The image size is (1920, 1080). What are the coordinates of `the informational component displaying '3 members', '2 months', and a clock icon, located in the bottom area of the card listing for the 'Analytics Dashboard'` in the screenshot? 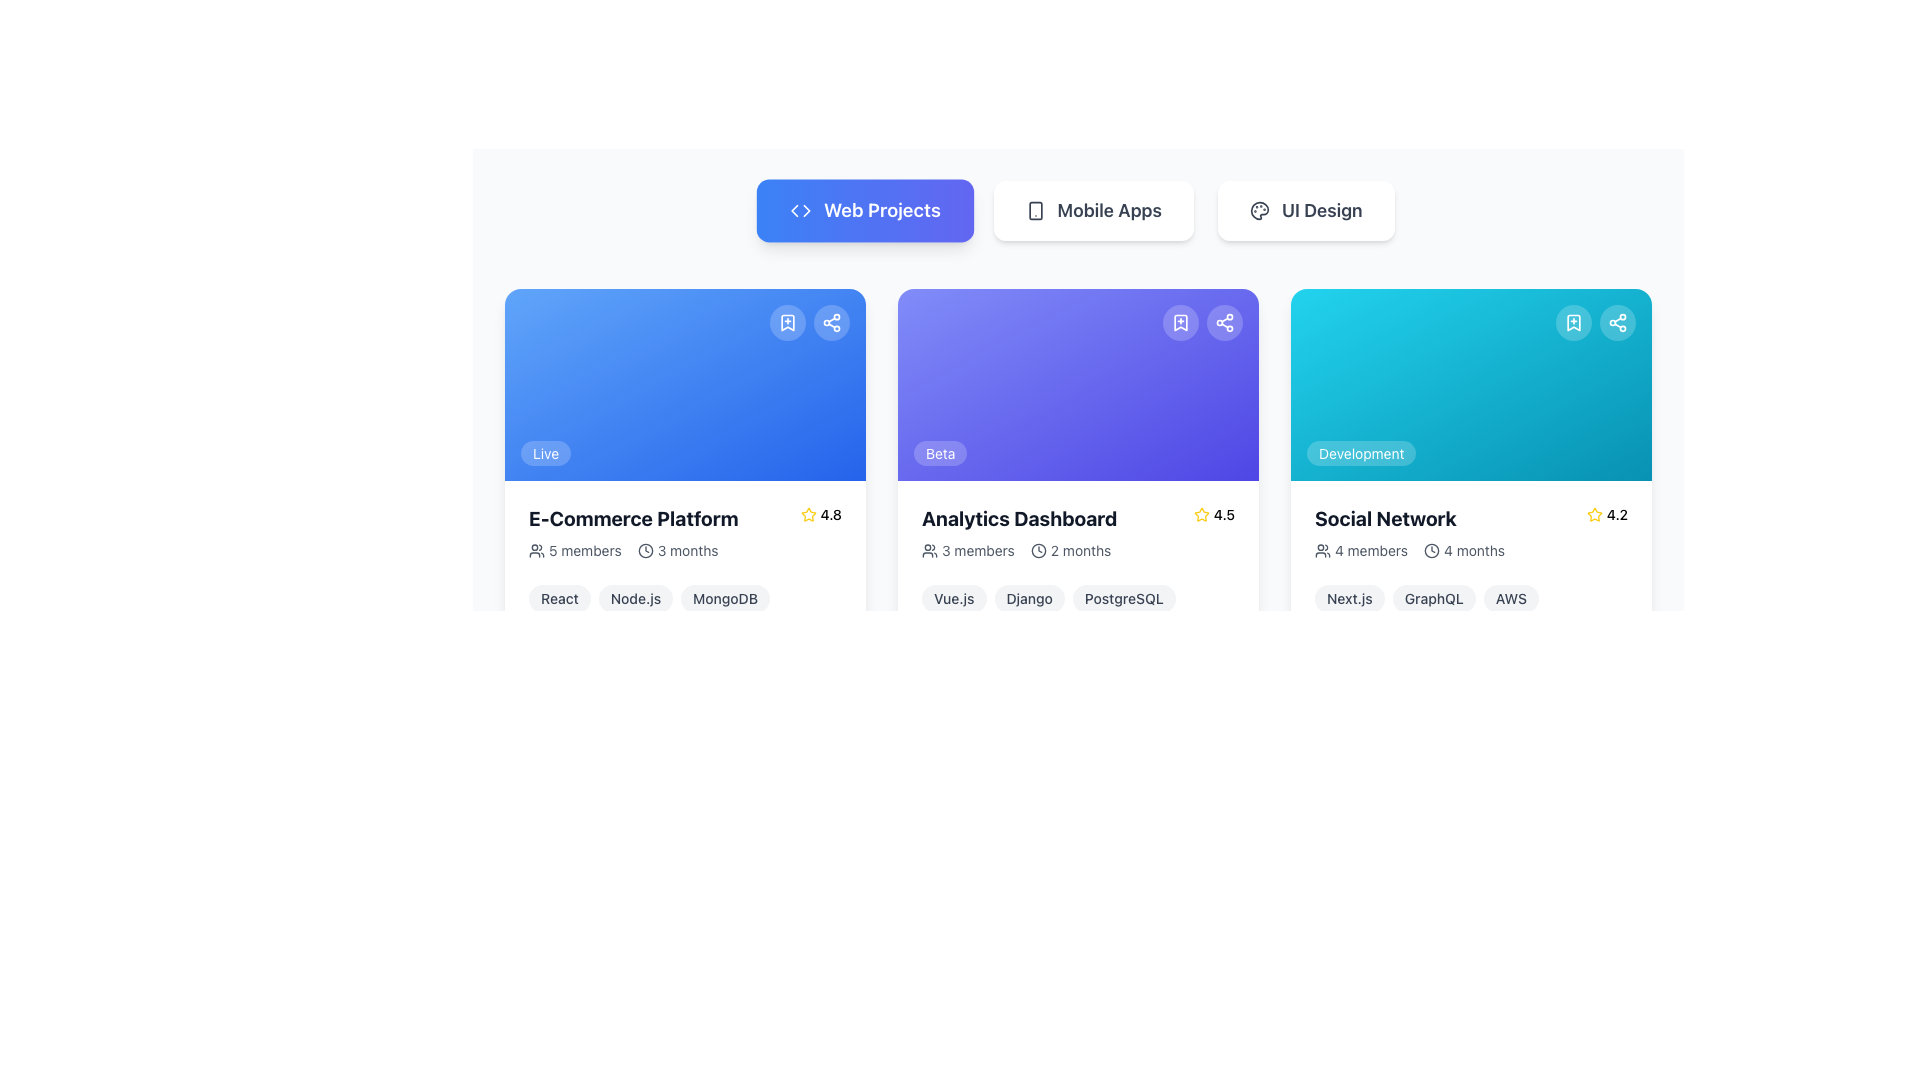 It's located at (1077, 551).